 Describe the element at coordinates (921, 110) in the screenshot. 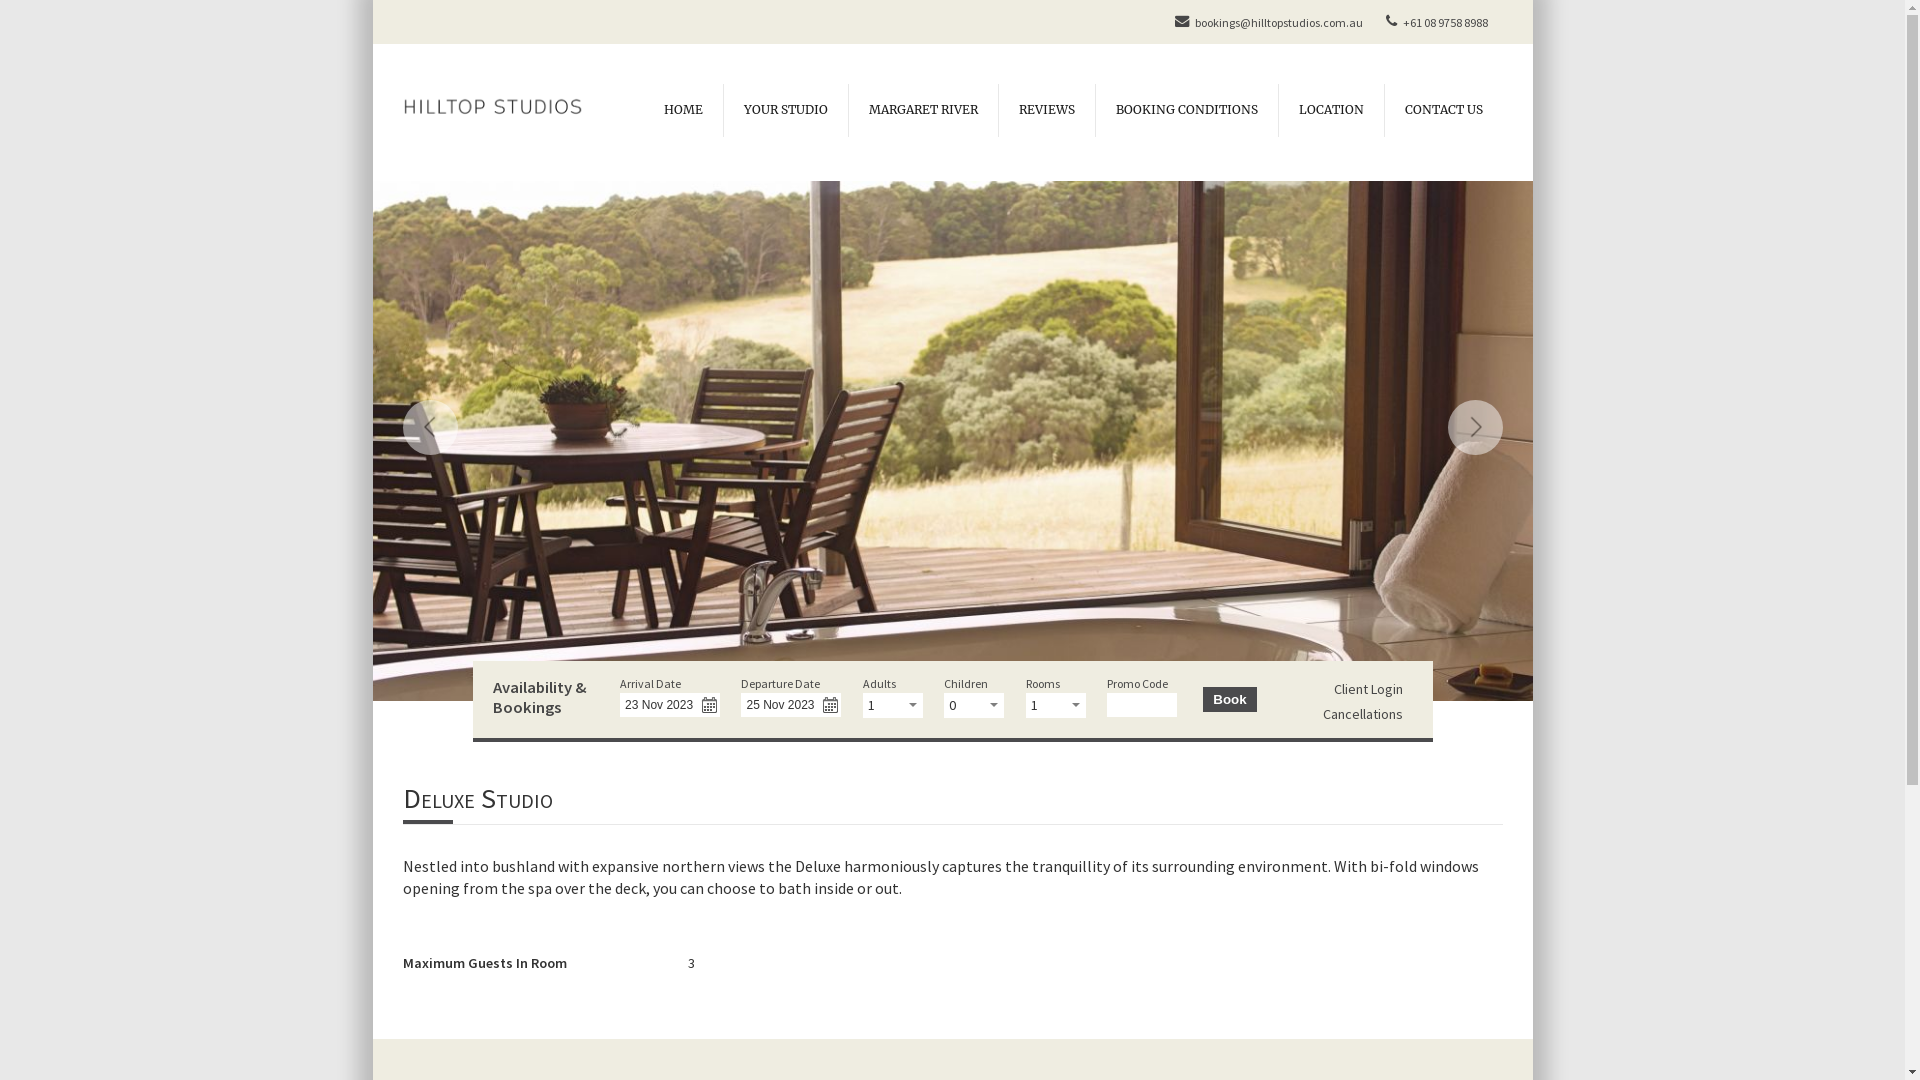

I see `'MARGARET RIVER'` at that location.